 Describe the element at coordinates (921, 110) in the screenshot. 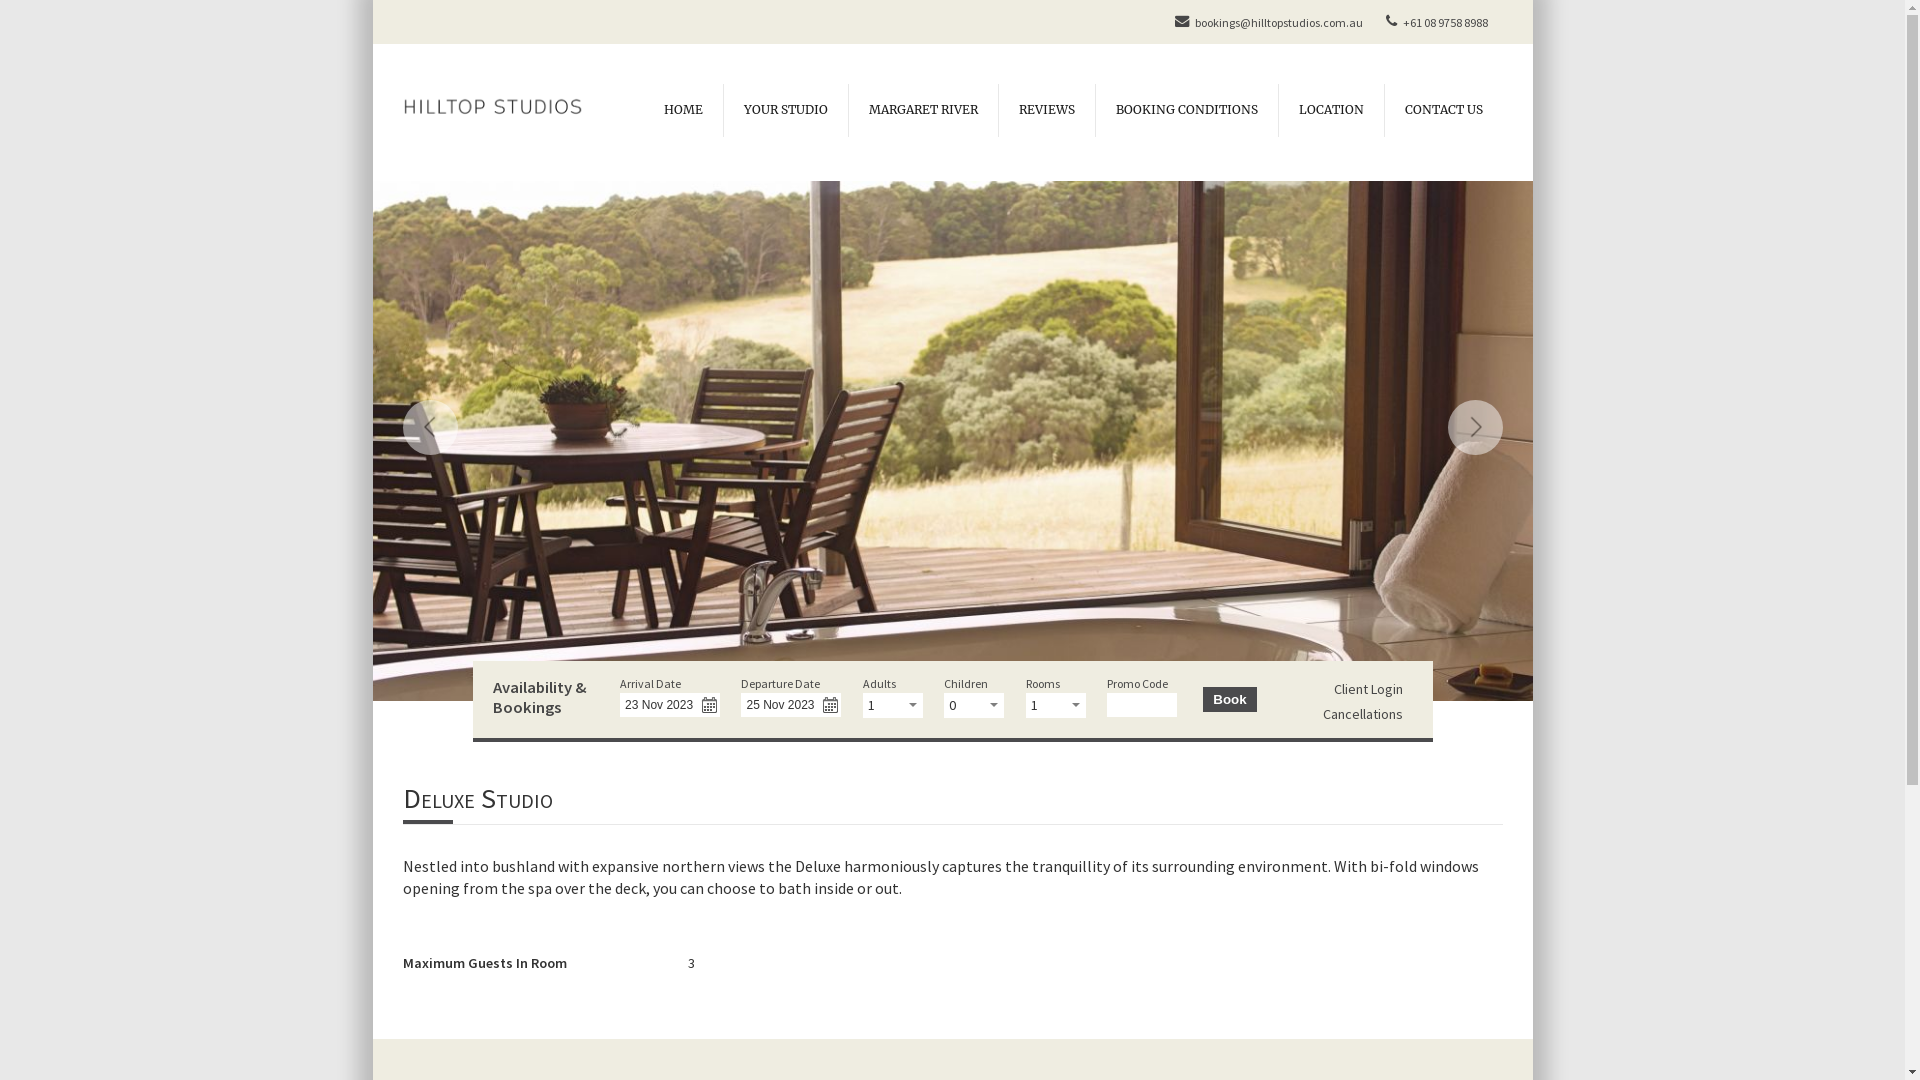

I see `'MARGARET RIVER'` at that location.